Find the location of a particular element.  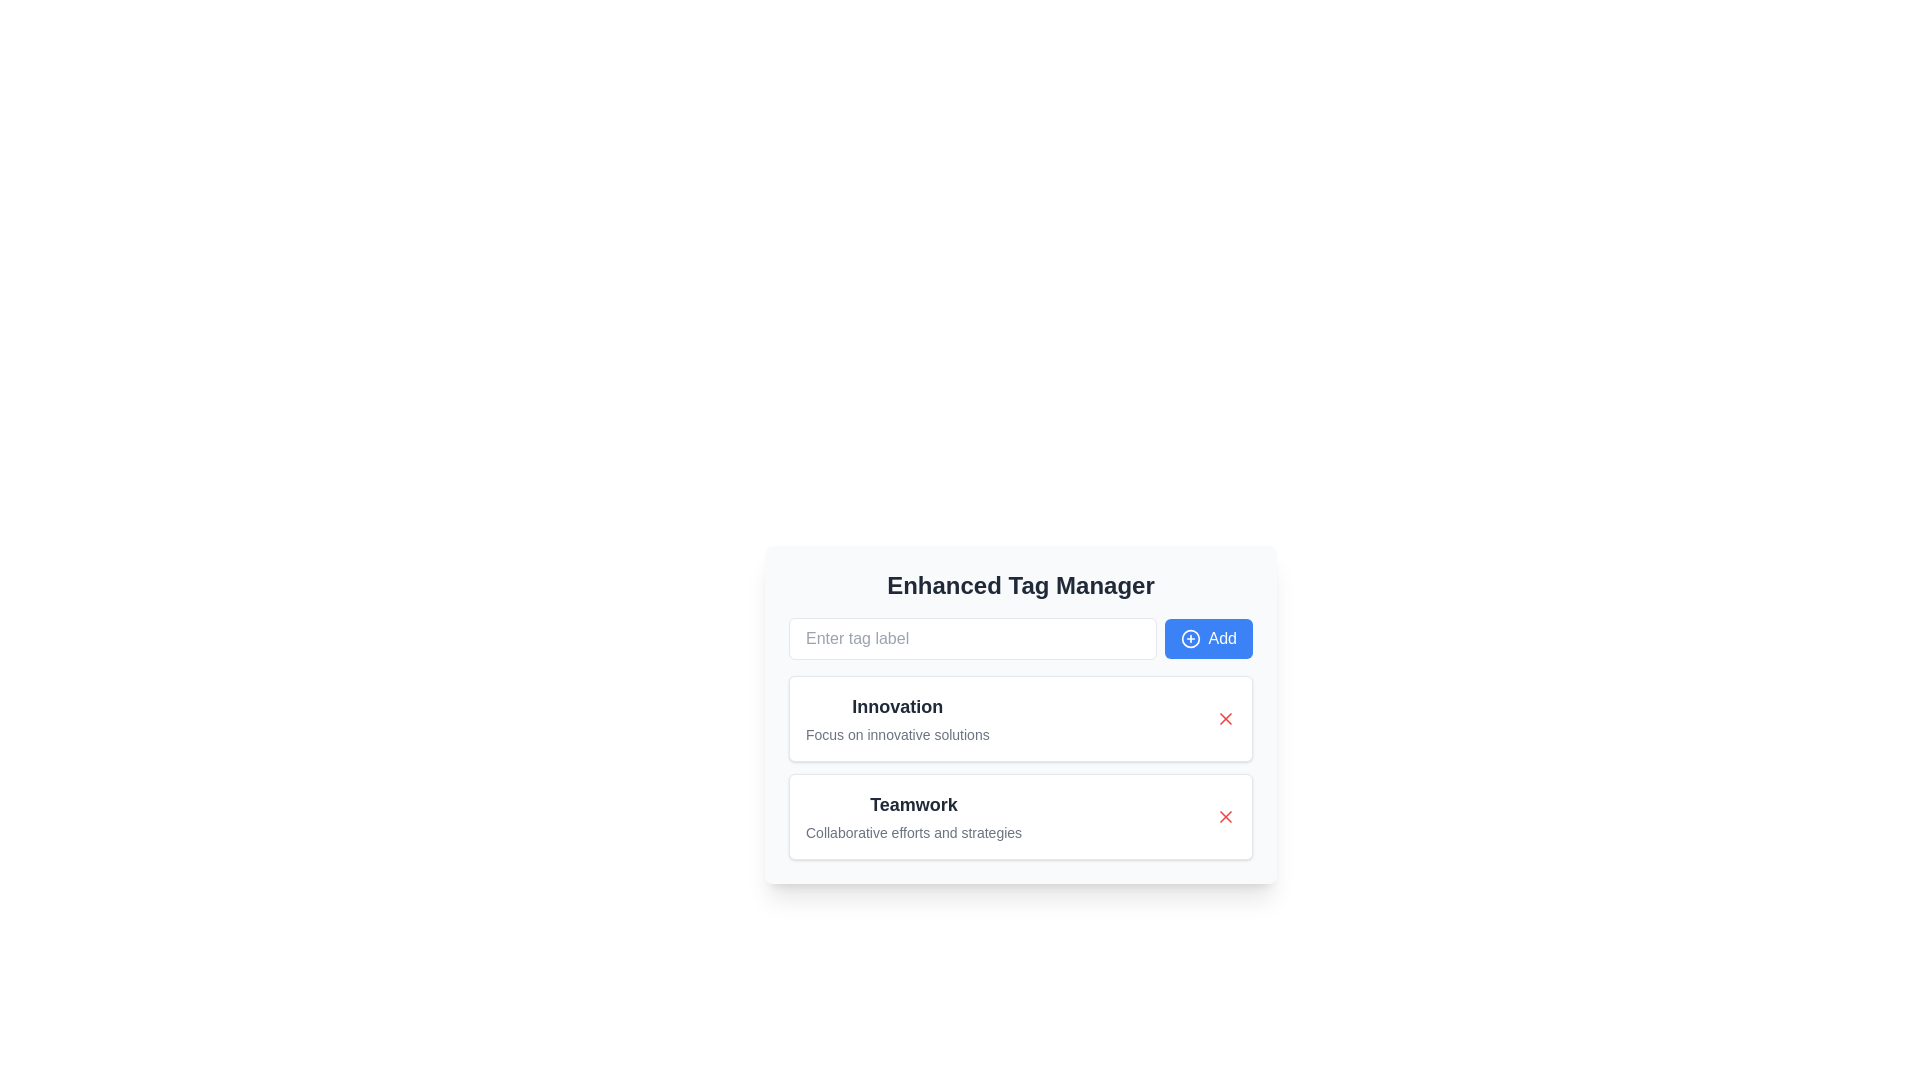

the 'Add' icon in the blue button located in the upper-right corner of the 'Enhanced Tag Manager' interface is located at coordinates (1190, 639).